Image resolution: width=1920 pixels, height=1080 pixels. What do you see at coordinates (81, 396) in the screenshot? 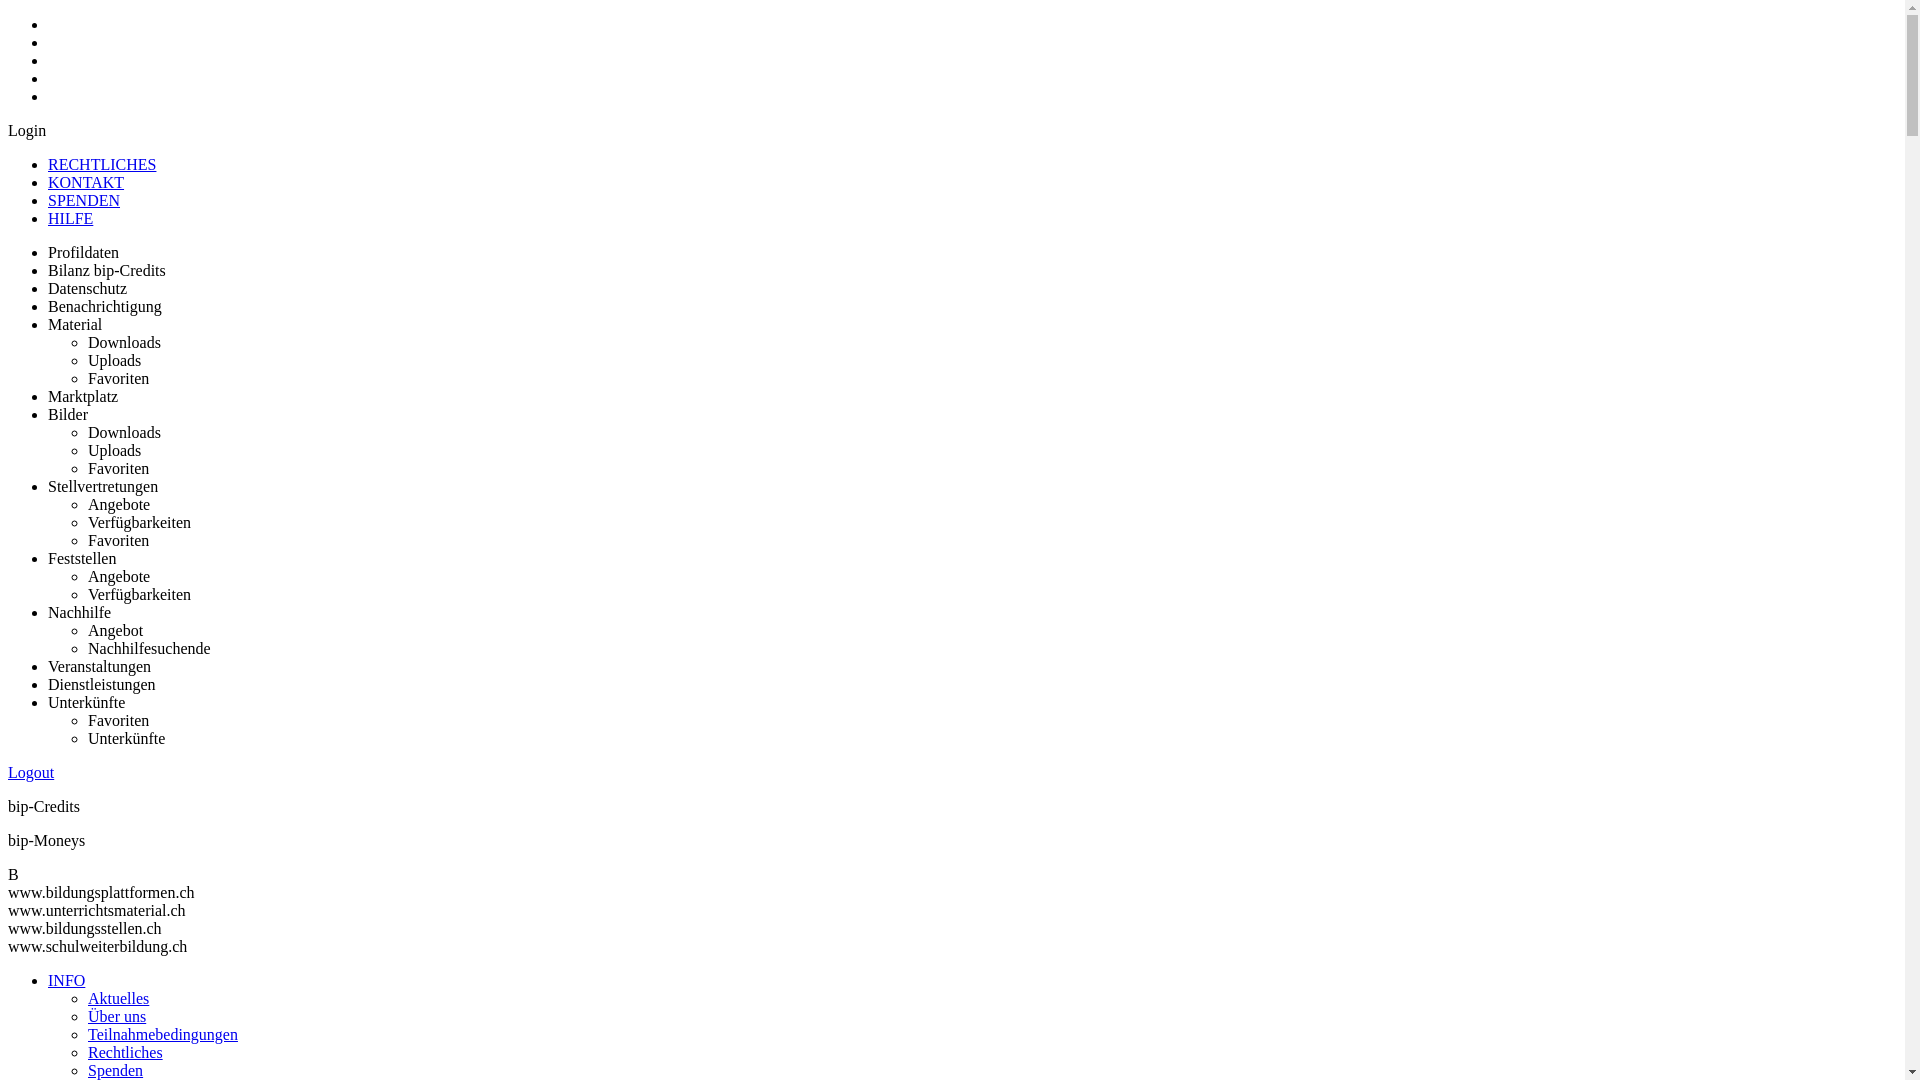
I see `'Marktplatz'` at bounding box center [81, 396].